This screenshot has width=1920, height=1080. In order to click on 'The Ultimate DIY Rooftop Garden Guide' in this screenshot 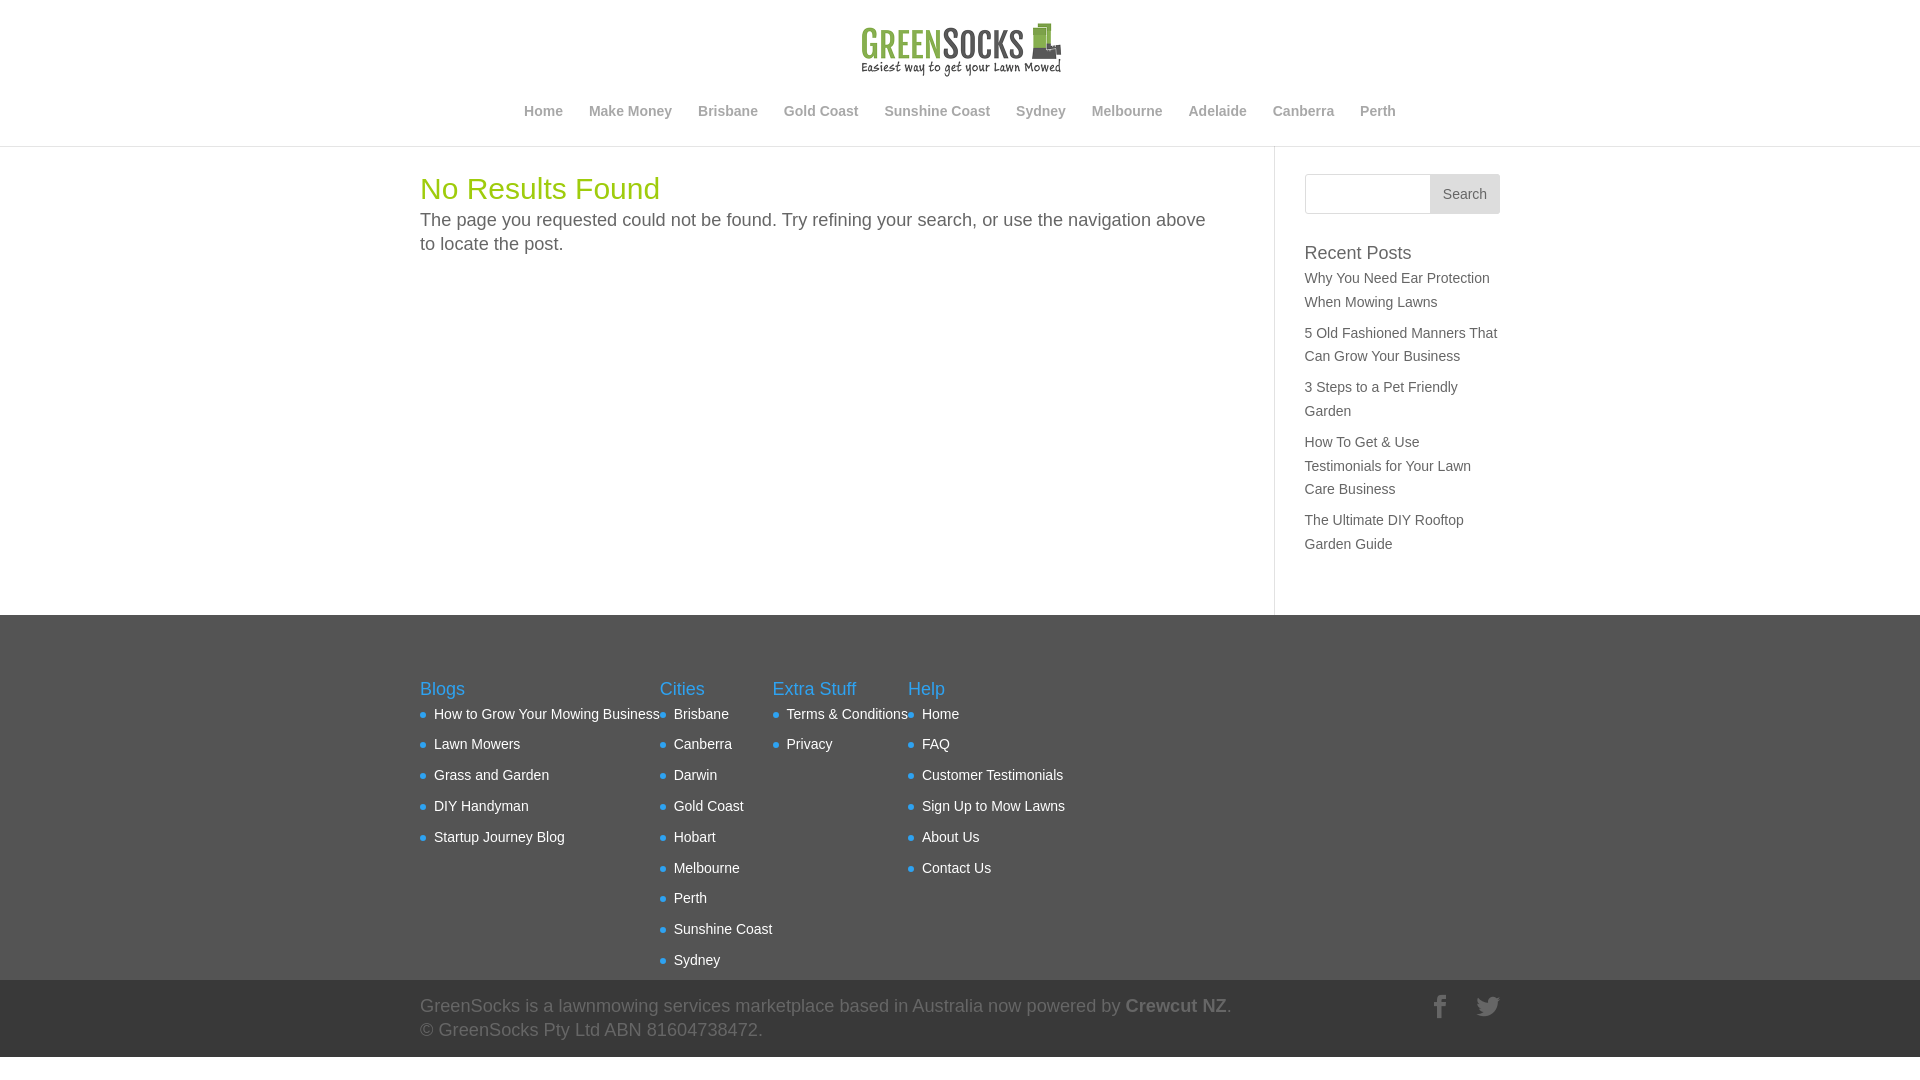, I will do `click(1383, 531)`.